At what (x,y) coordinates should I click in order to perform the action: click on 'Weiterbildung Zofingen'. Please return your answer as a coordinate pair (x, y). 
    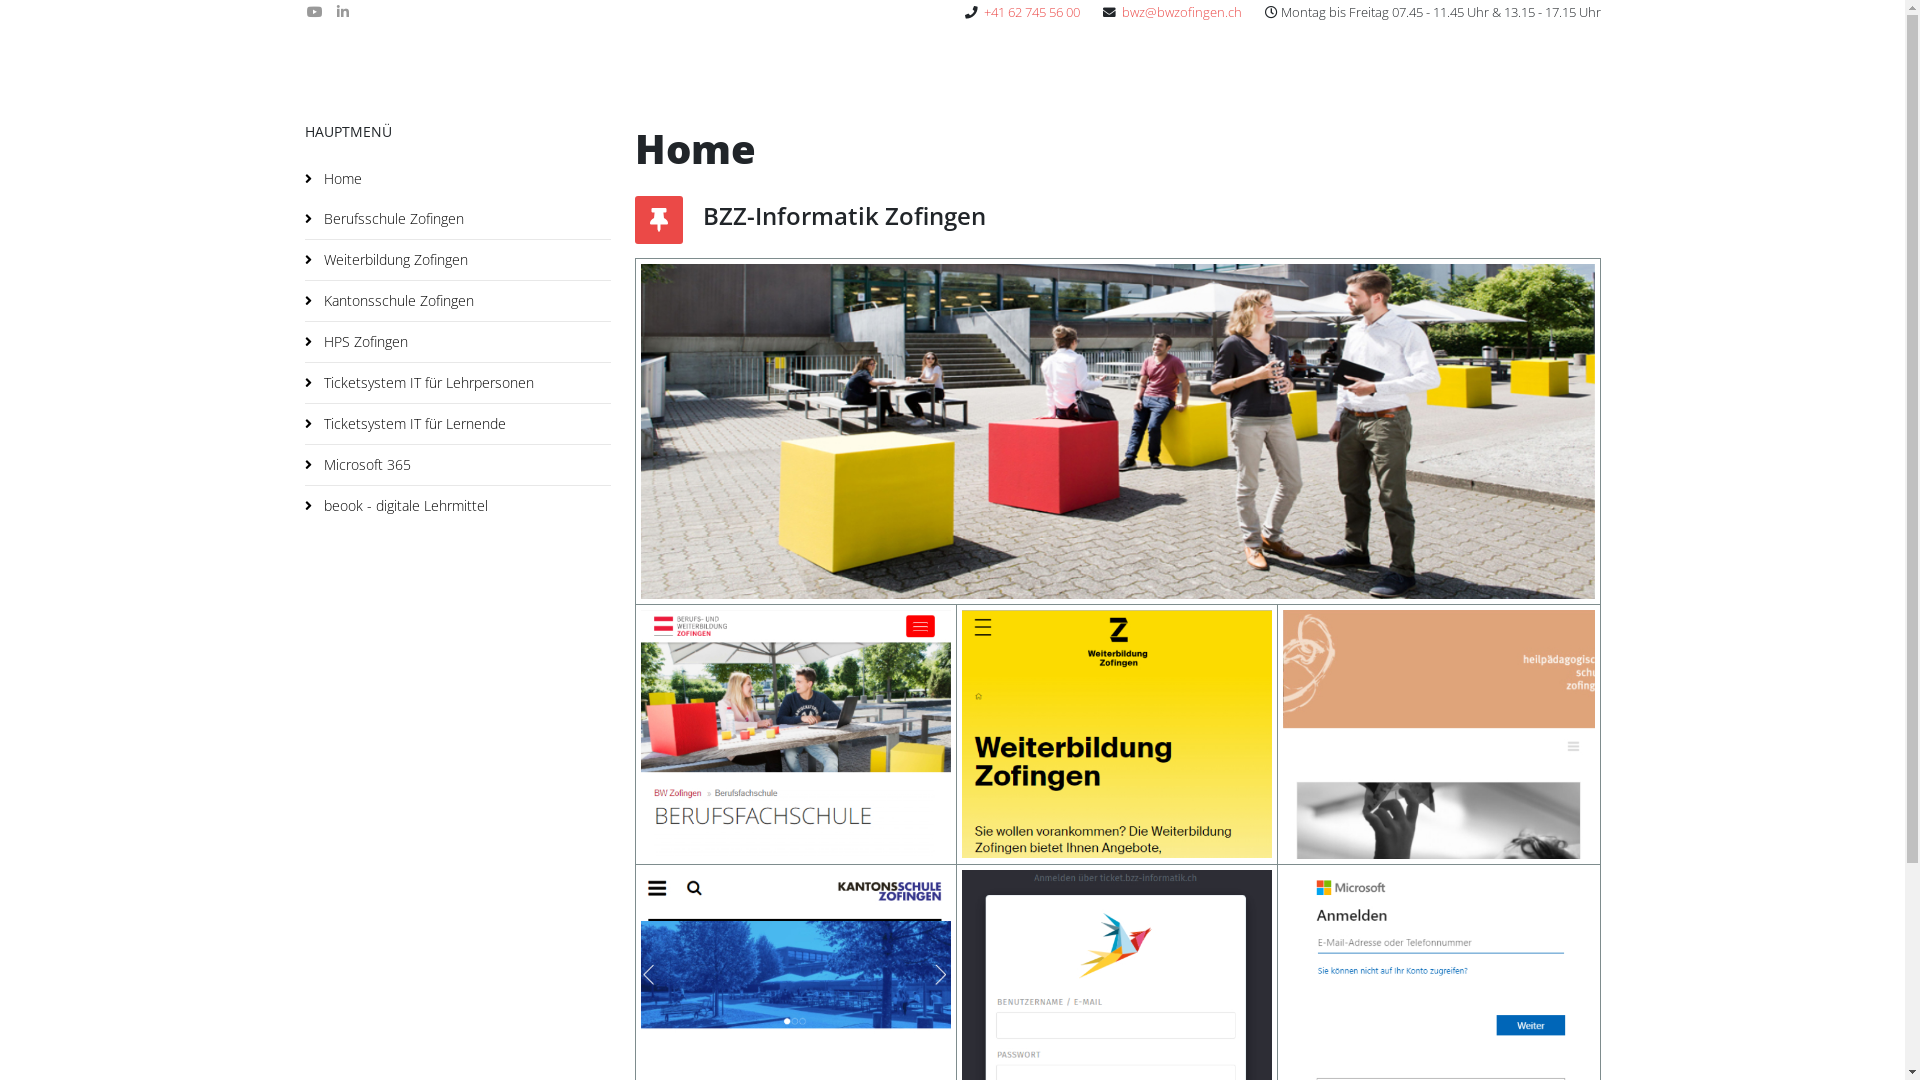
    Looking at the image, I should click on (455, 258).